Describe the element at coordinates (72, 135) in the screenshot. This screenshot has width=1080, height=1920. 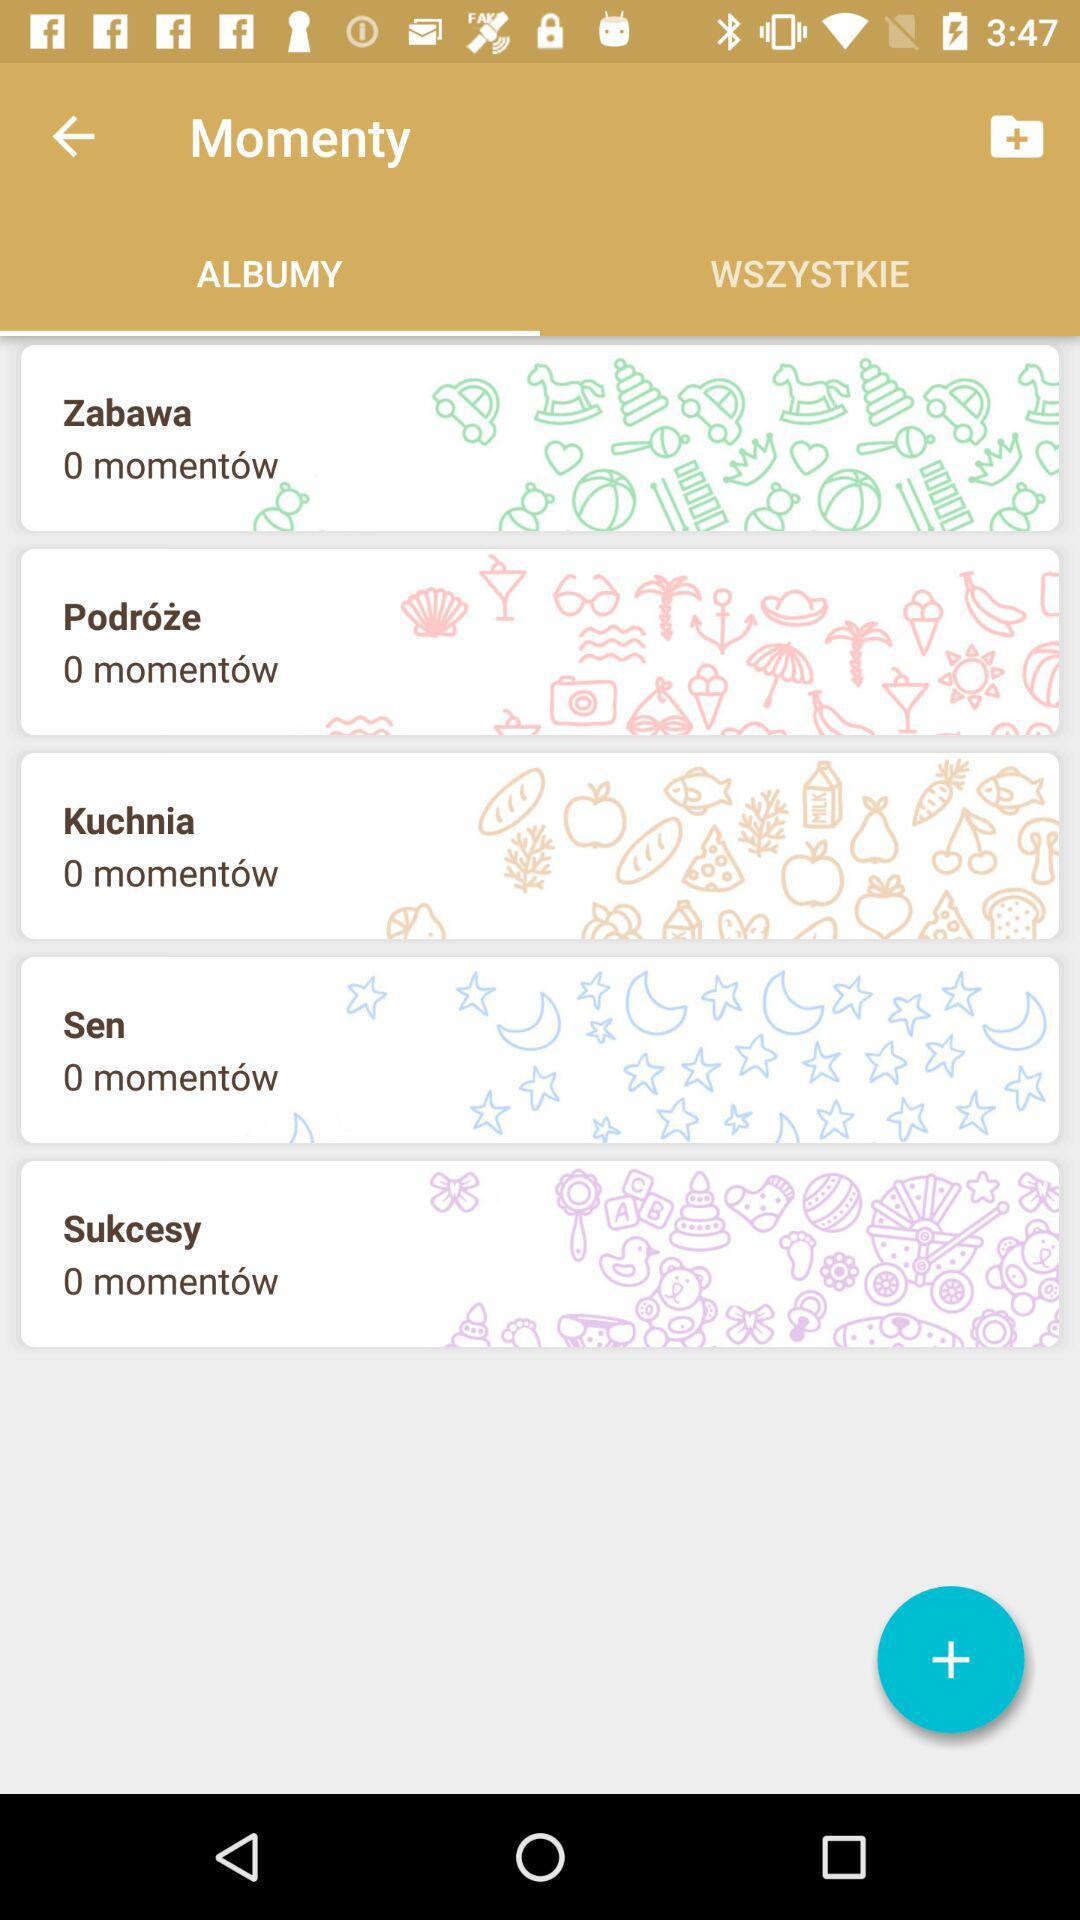
I see `the app to the left of the momenty icon` at that location.